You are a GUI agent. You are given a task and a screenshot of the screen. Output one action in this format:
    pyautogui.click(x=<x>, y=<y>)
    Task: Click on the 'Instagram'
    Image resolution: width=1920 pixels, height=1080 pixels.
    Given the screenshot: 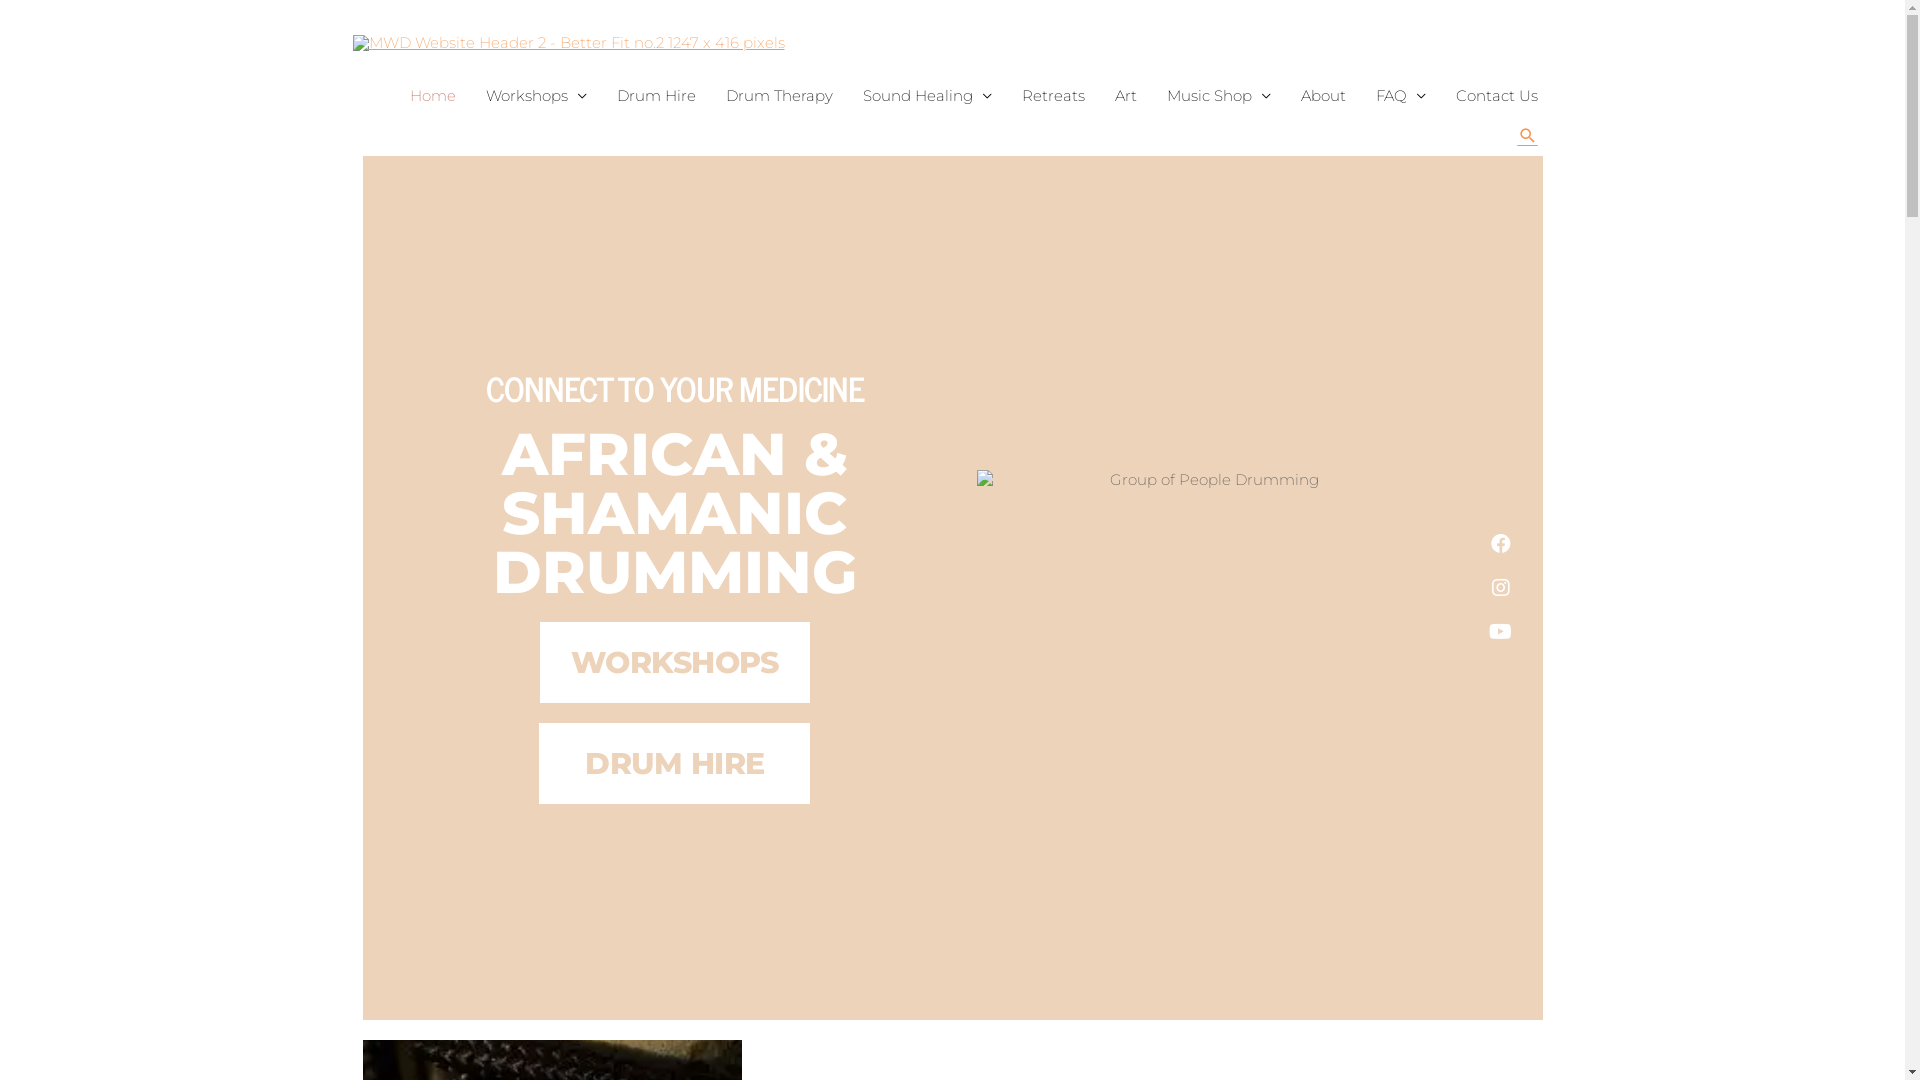 What is the action you would take?
    pyautogui.click(x=1478, y=586)
    